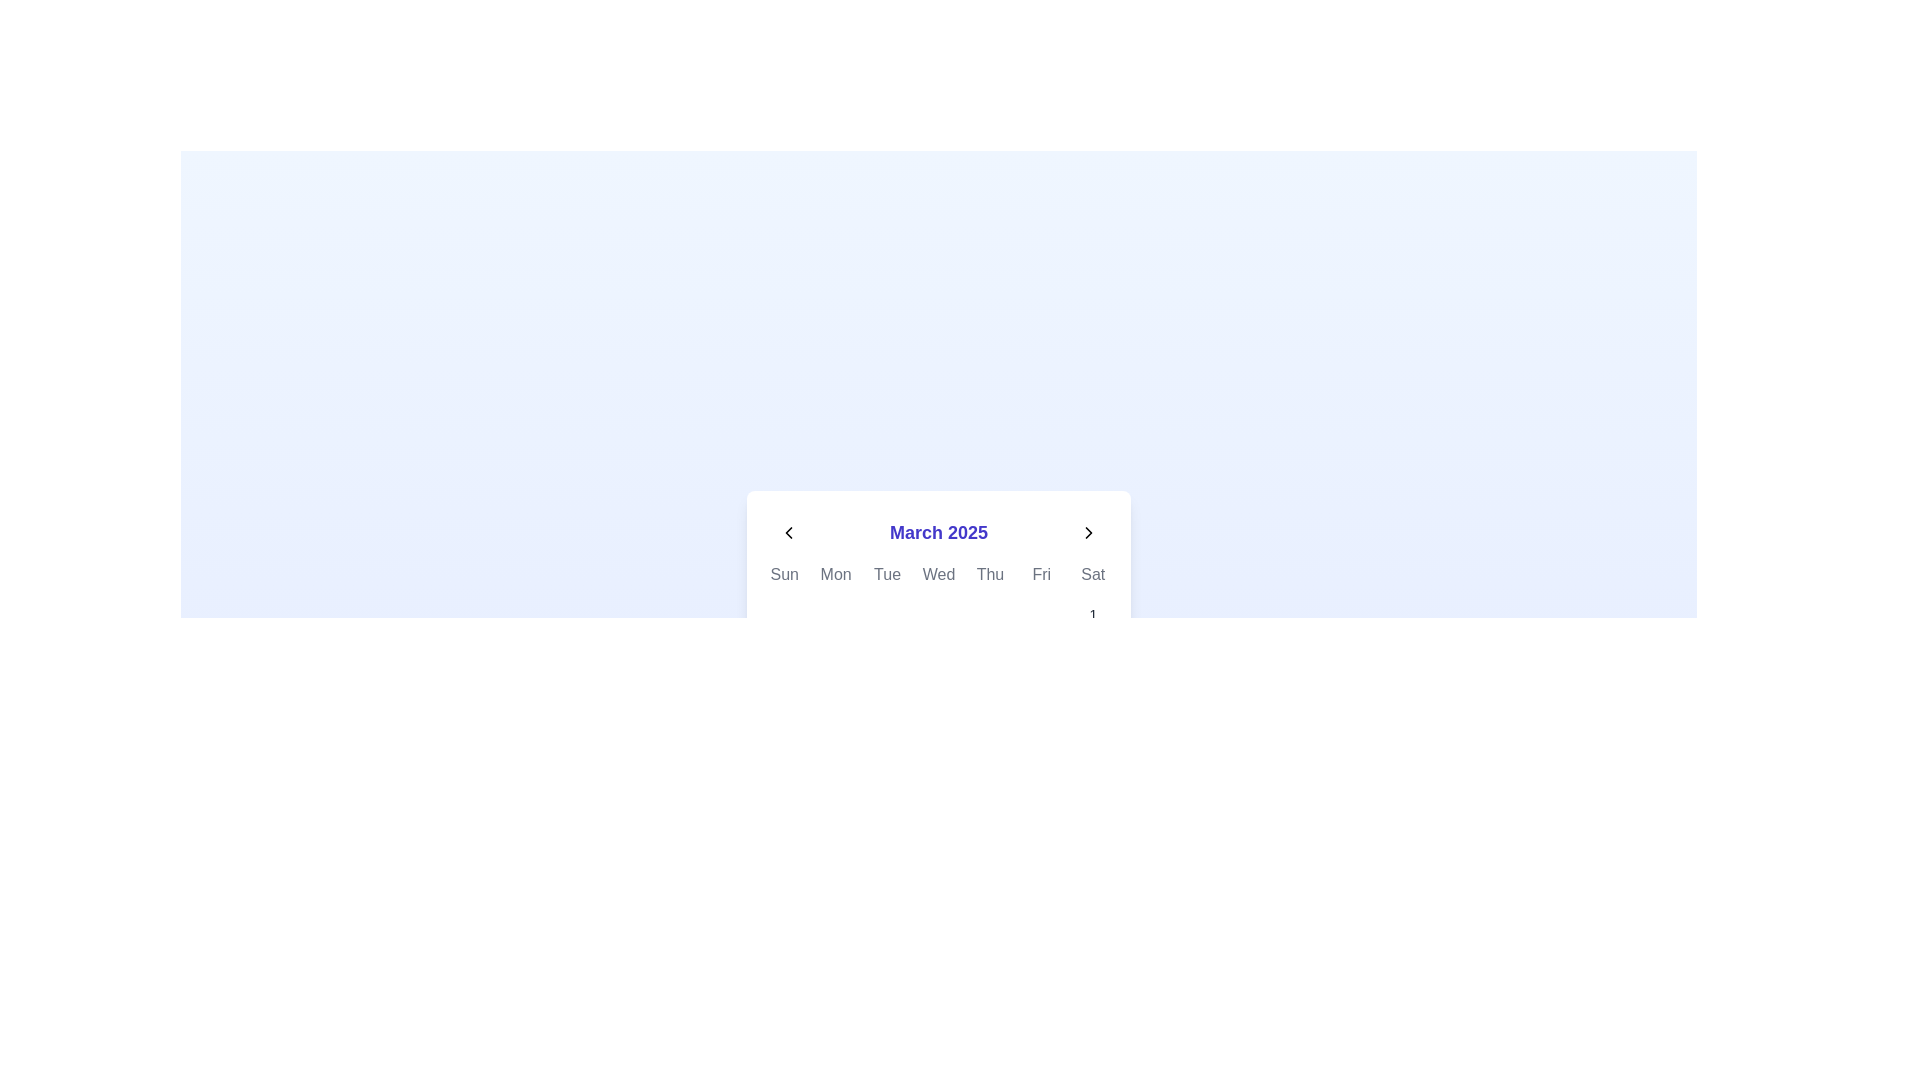  I want to click on the Label displaying the weekday abbreviation 'Thu', located in the middle-top section of the calendar interface, specifically positioned as the fifth column in the row representing day headers, between 'Wed' and 'Fri', so click(990, 574).